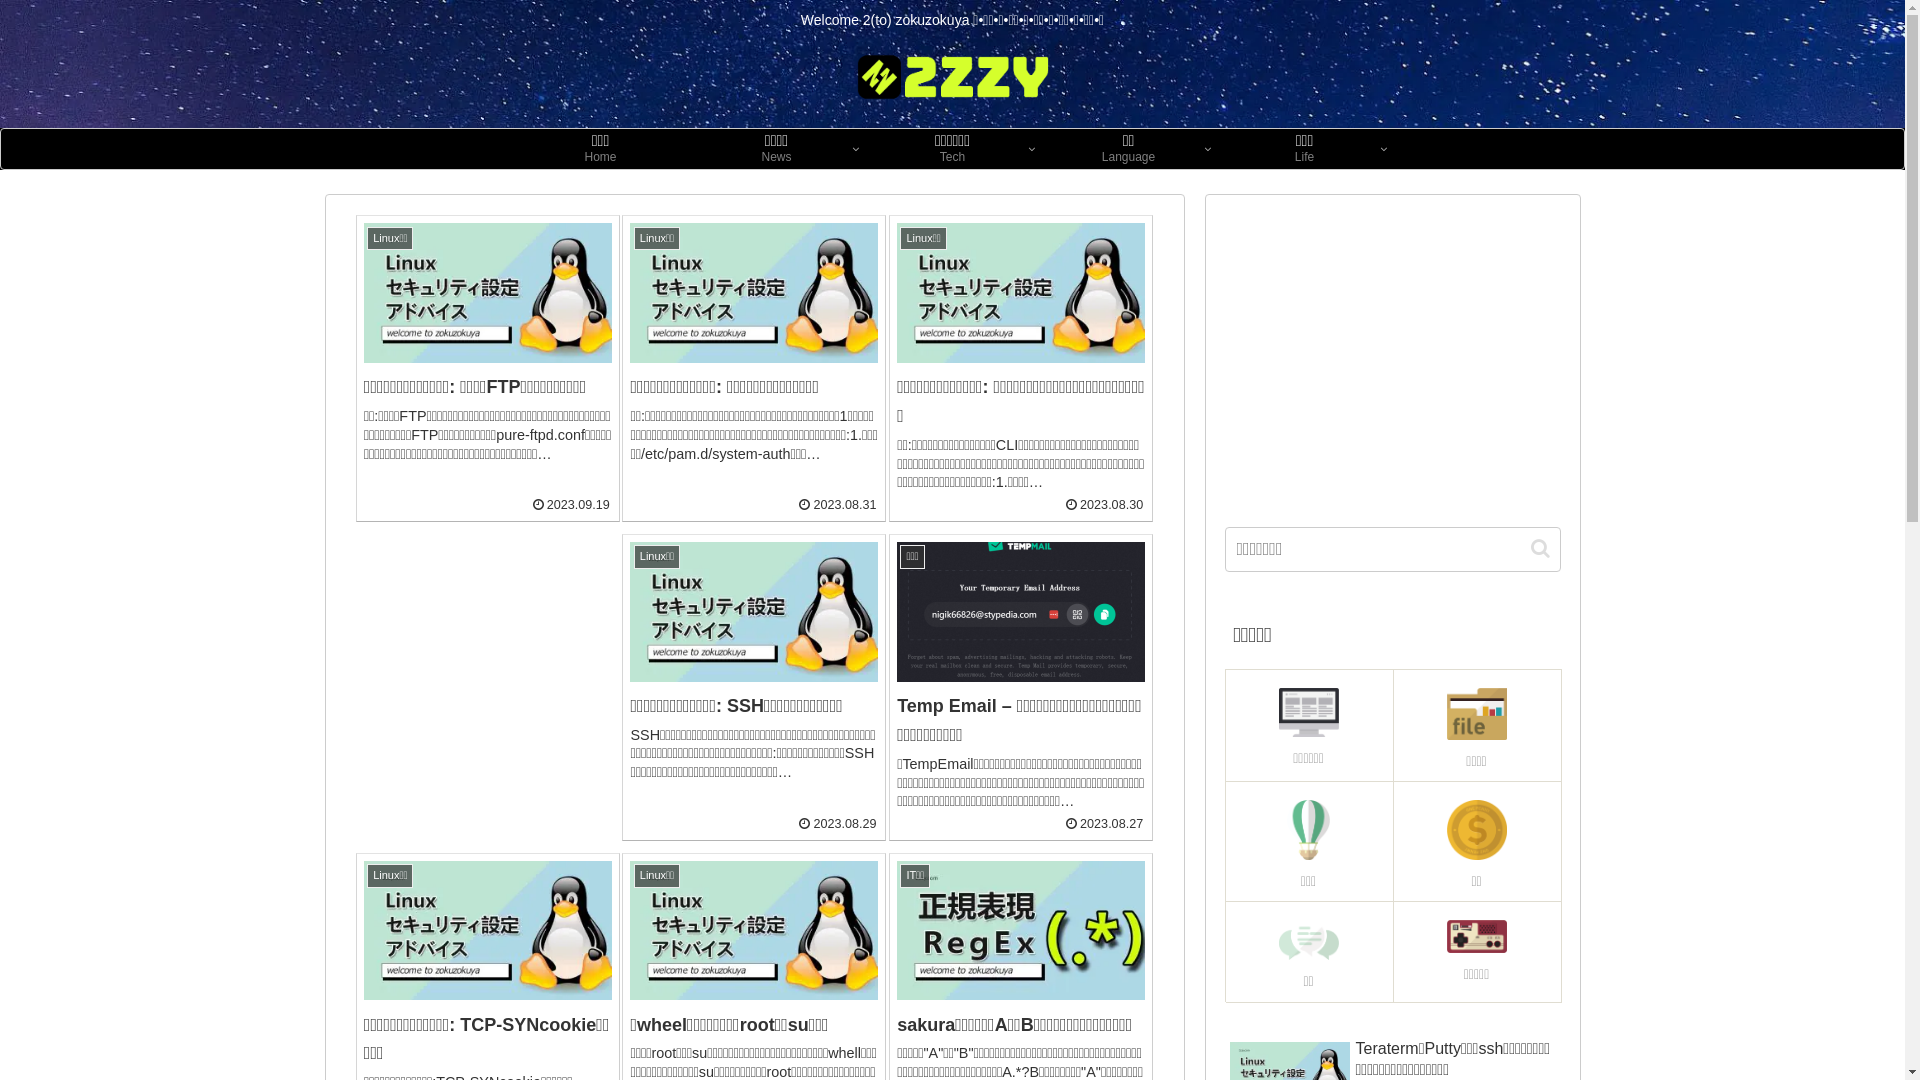  Describe the element at coordinates (488, 659) in the screenshot. I see `'Advertisement'` at that location.